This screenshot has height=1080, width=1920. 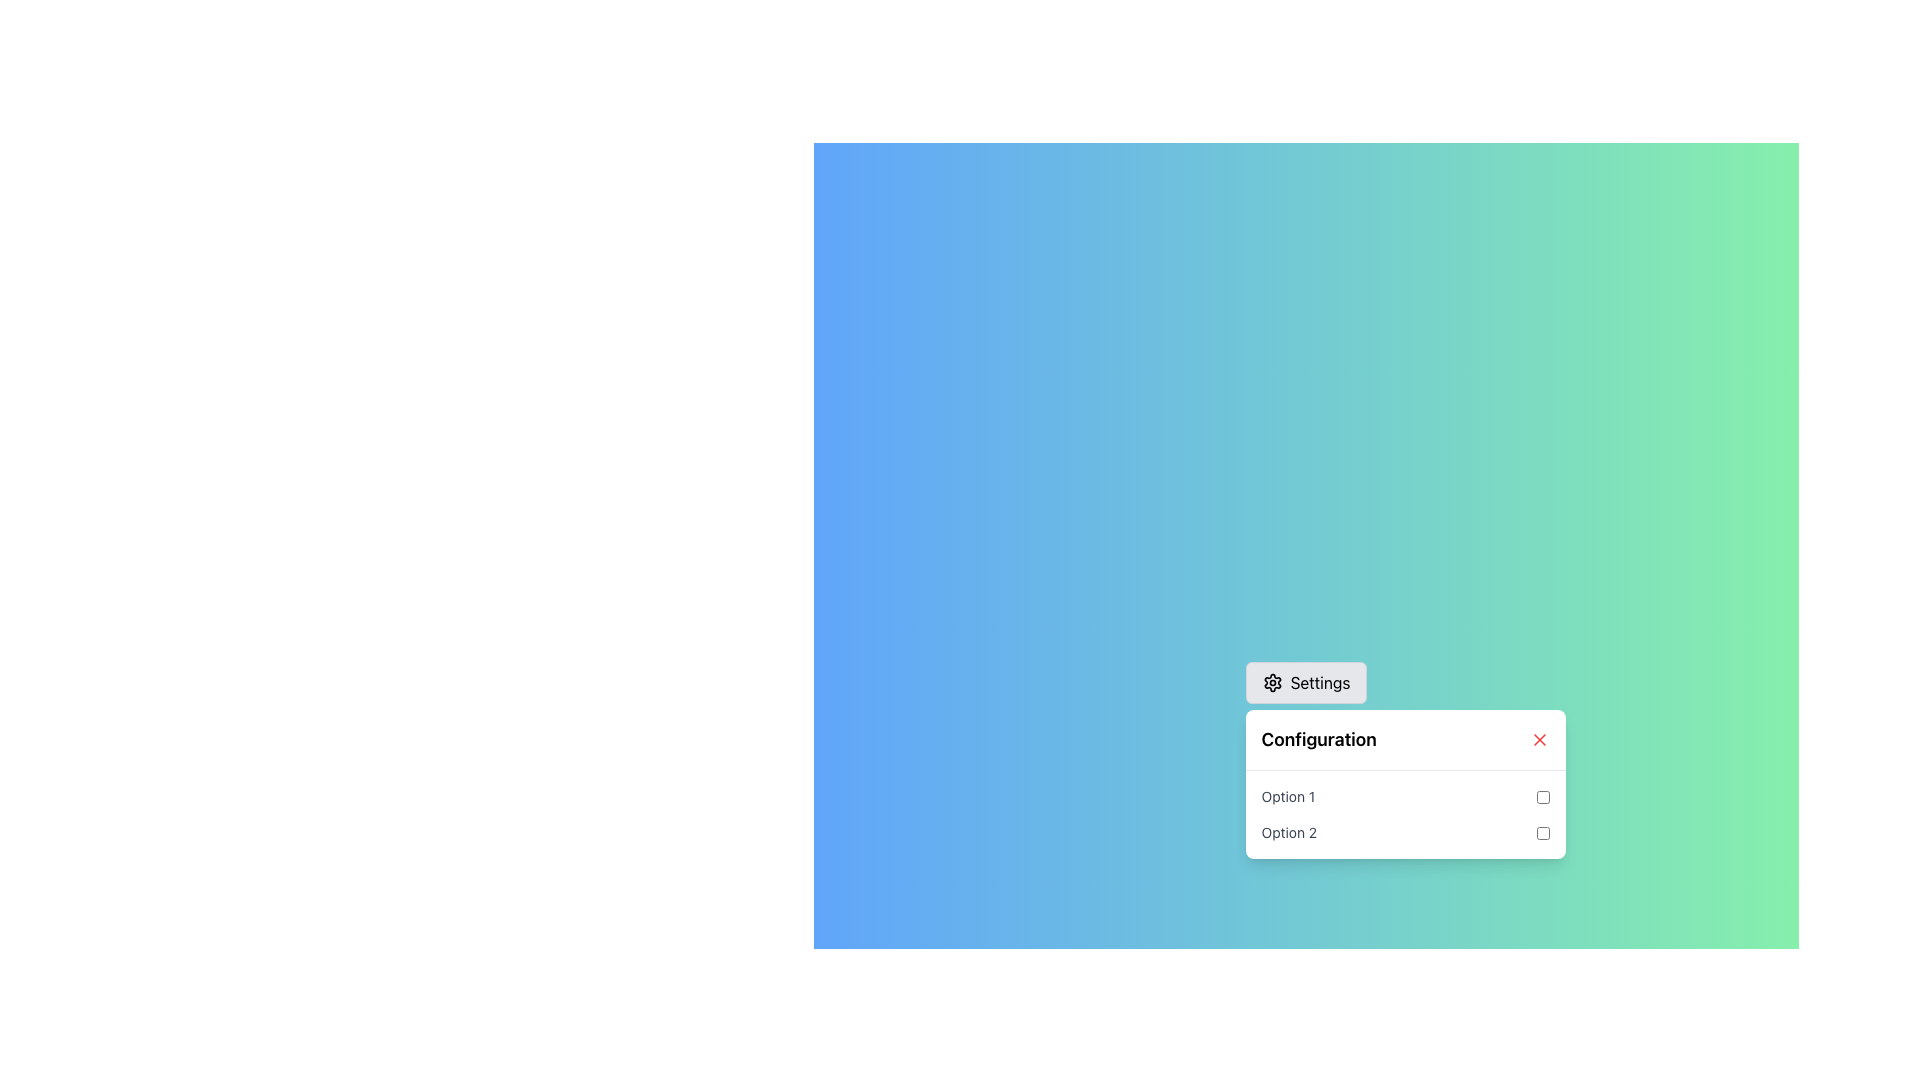 What do you see at coordinates (1271, 681) in the screenshot?
I see `the outer gear shape of the settings icon located at the top area of the configuration card` at bounding box center [1271, 681].